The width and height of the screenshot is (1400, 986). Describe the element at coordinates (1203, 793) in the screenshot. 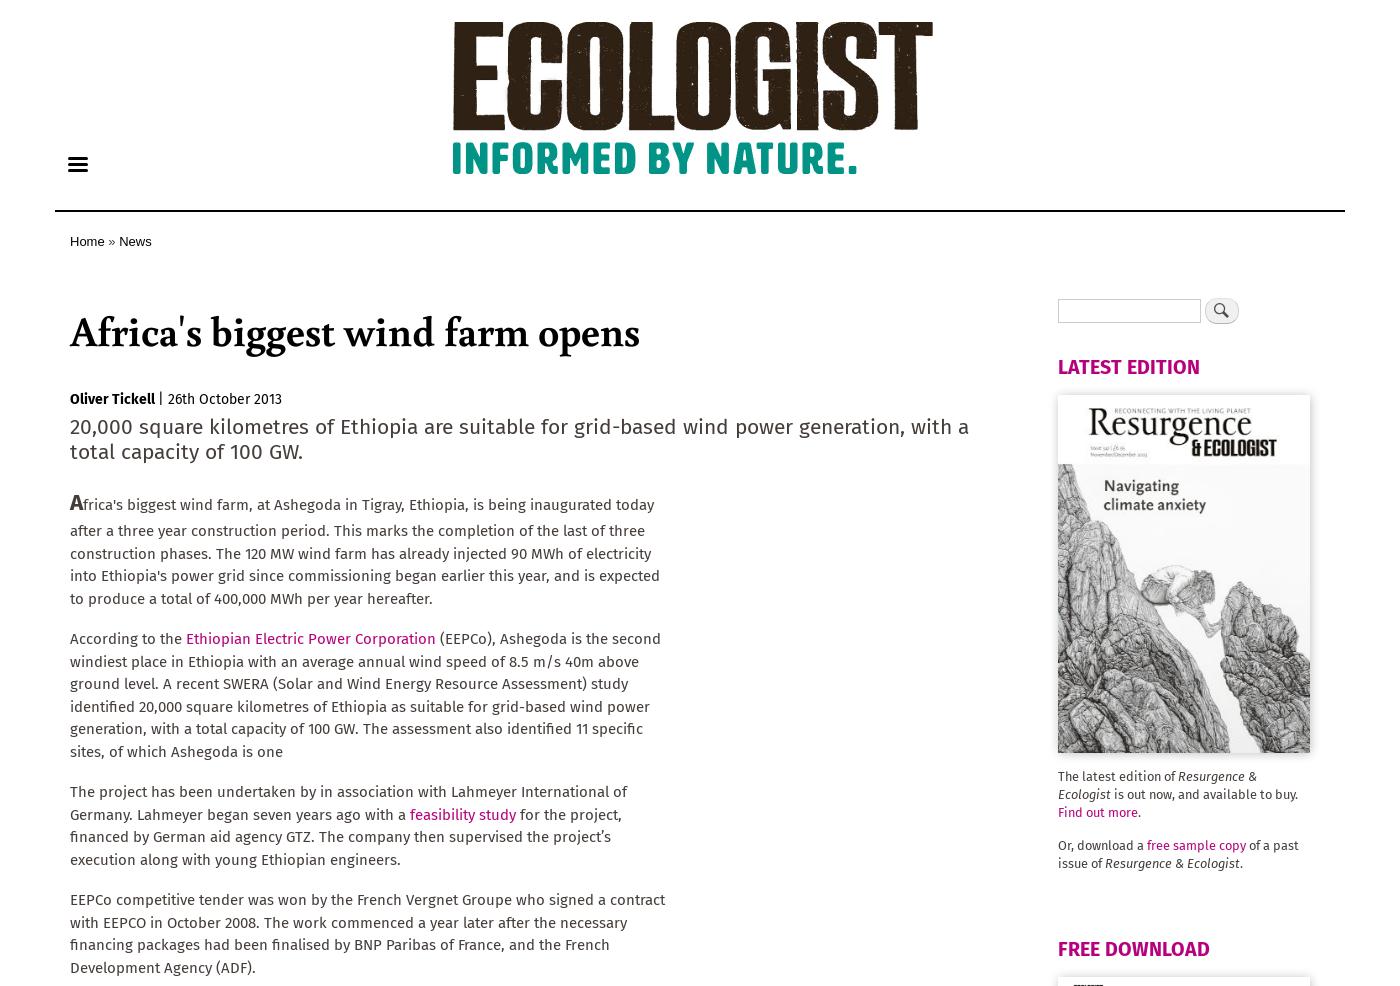

I see `'is out now, and available to buy.'` at that location.